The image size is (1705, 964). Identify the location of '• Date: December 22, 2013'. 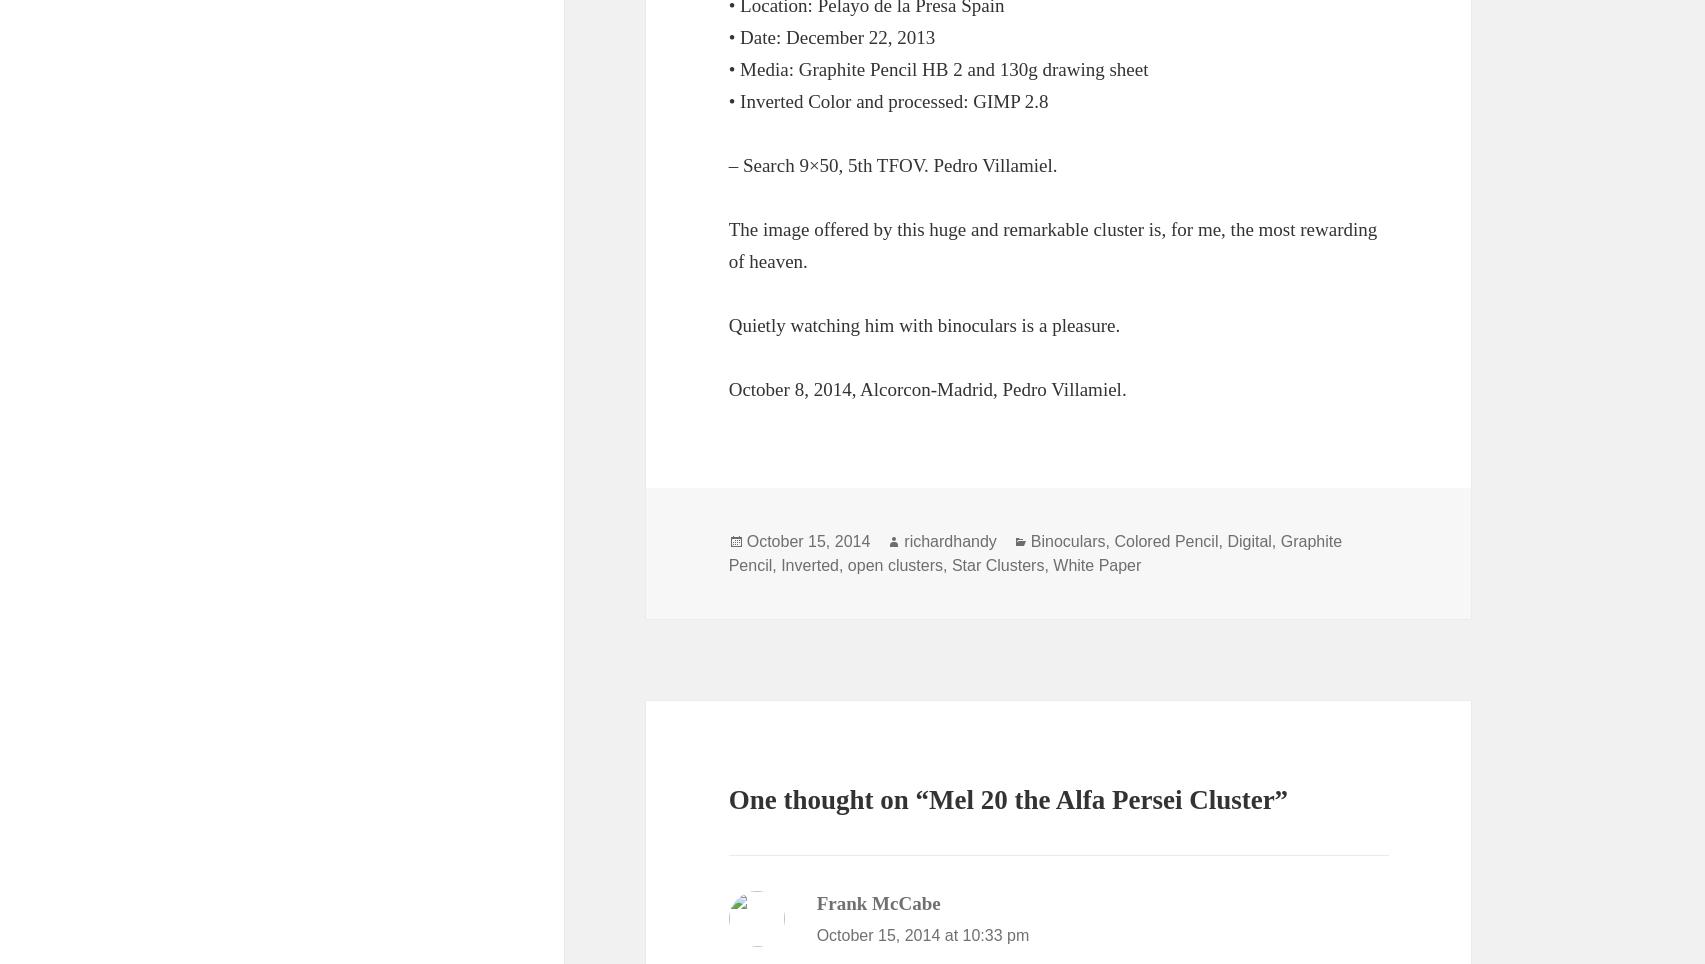
(831, 35).